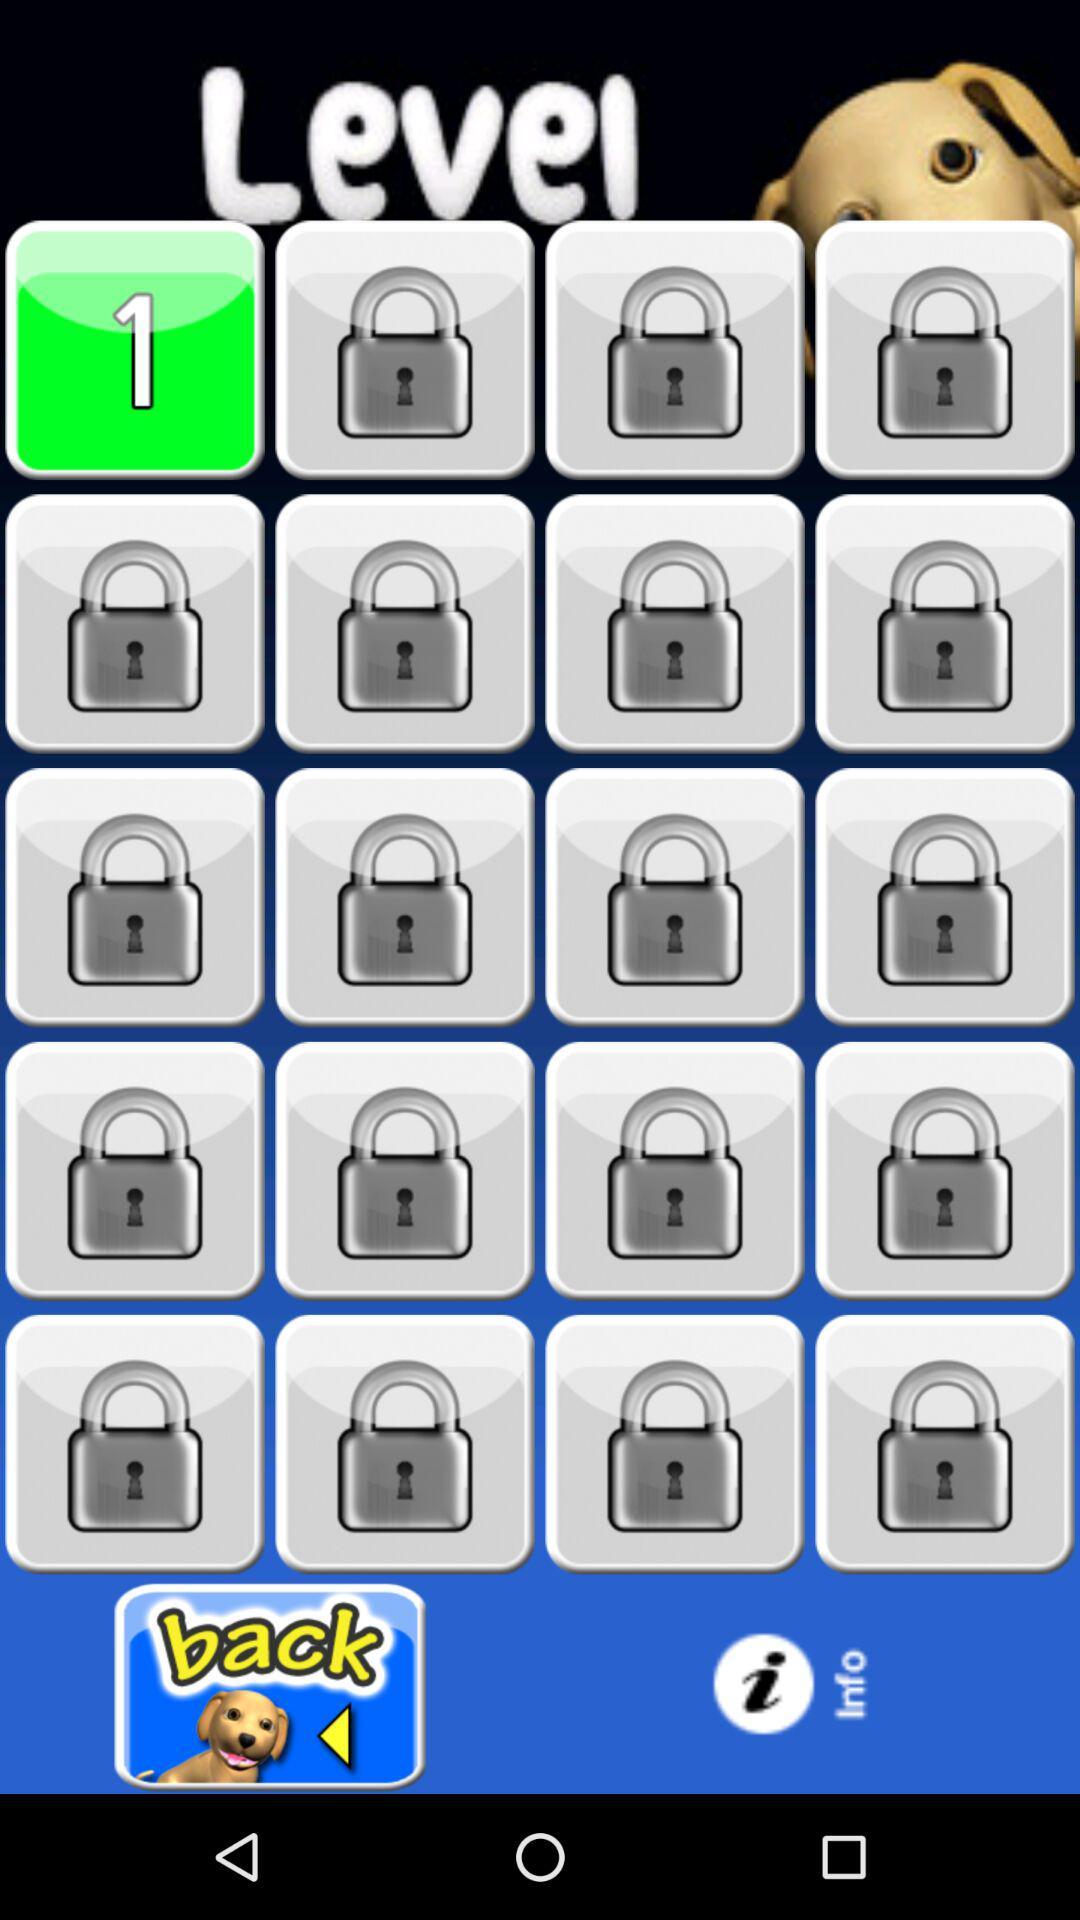 The width and height of the screenshot is (1080, 1920). What do you see at coordinates (135, 897) in the screenshot?
I see `it is locked till you complete other levels` at bounding box center [135, 897].